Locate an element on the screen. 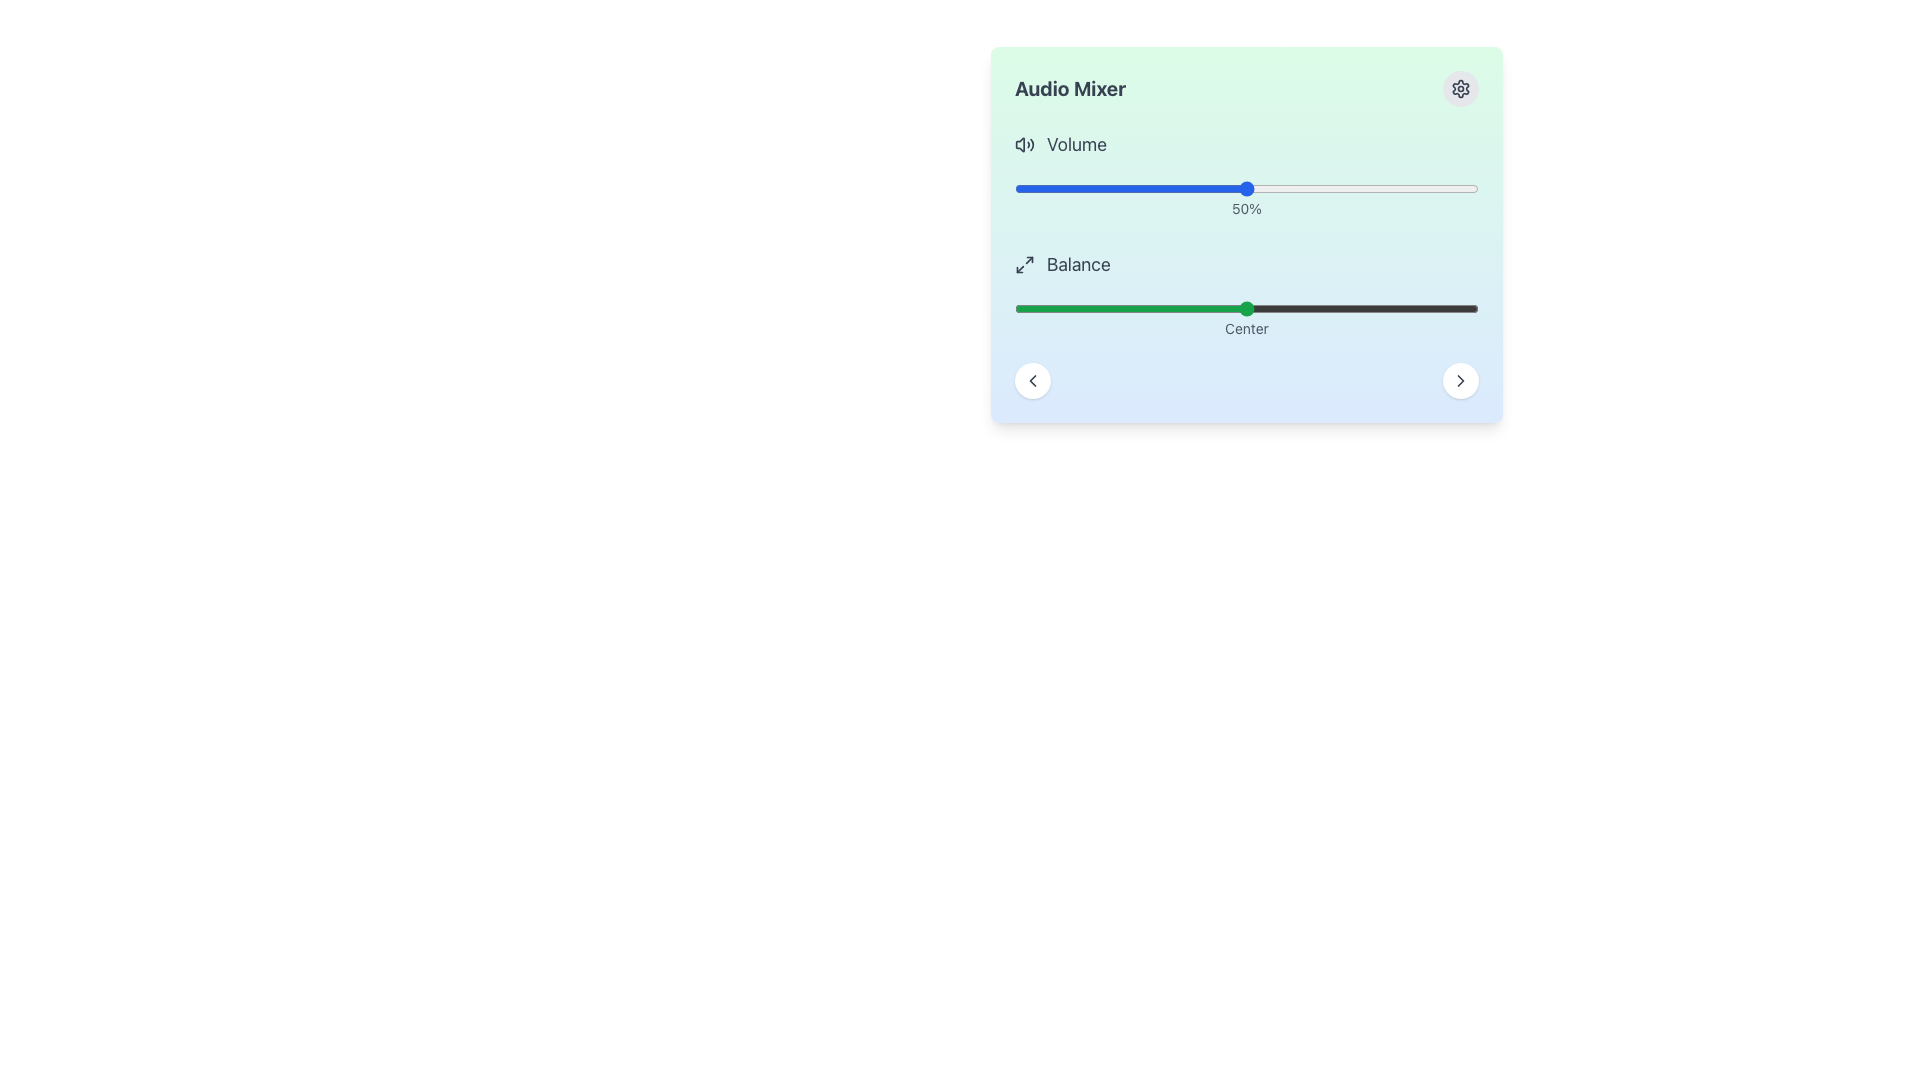 Image resolution: width=1920 pixels, height=1080 pixels. balance is located at coordinates (1325, 308).